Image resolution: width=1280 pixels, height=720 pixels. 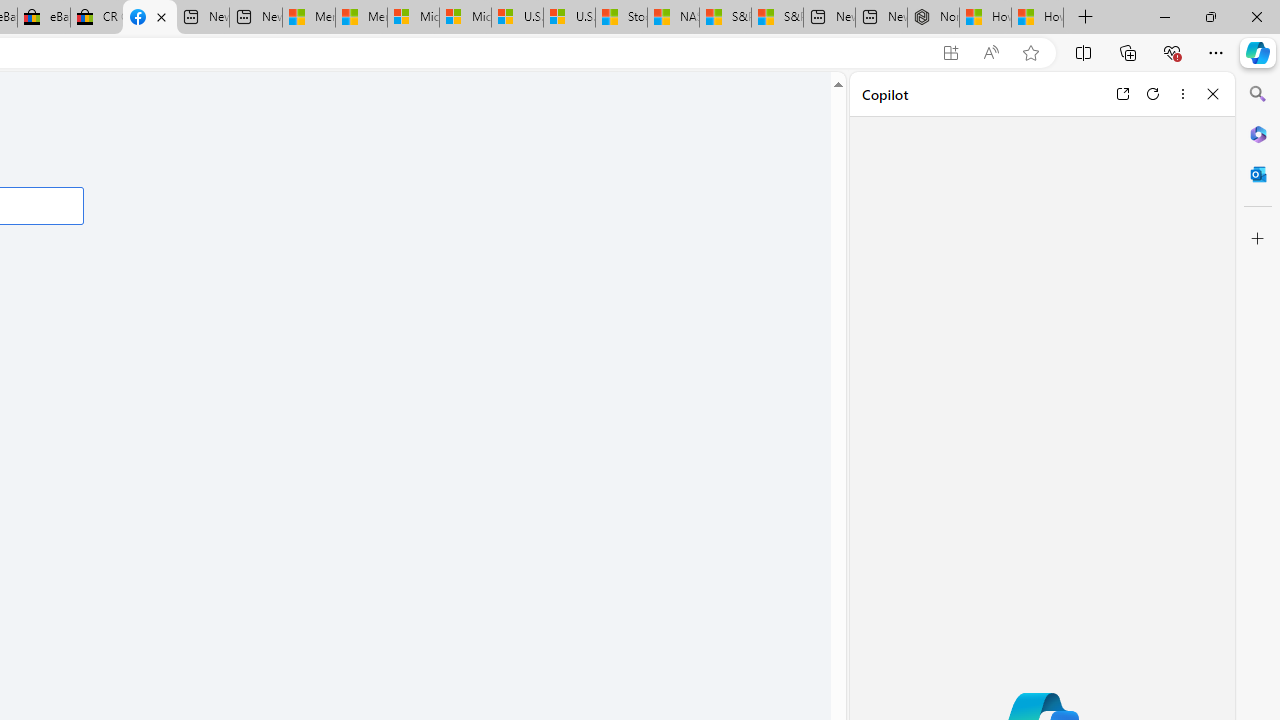 What do you see at coordinates (1257, 238) in the screenshot?
I see `'Customize'` at bounding box center [1257, 238].